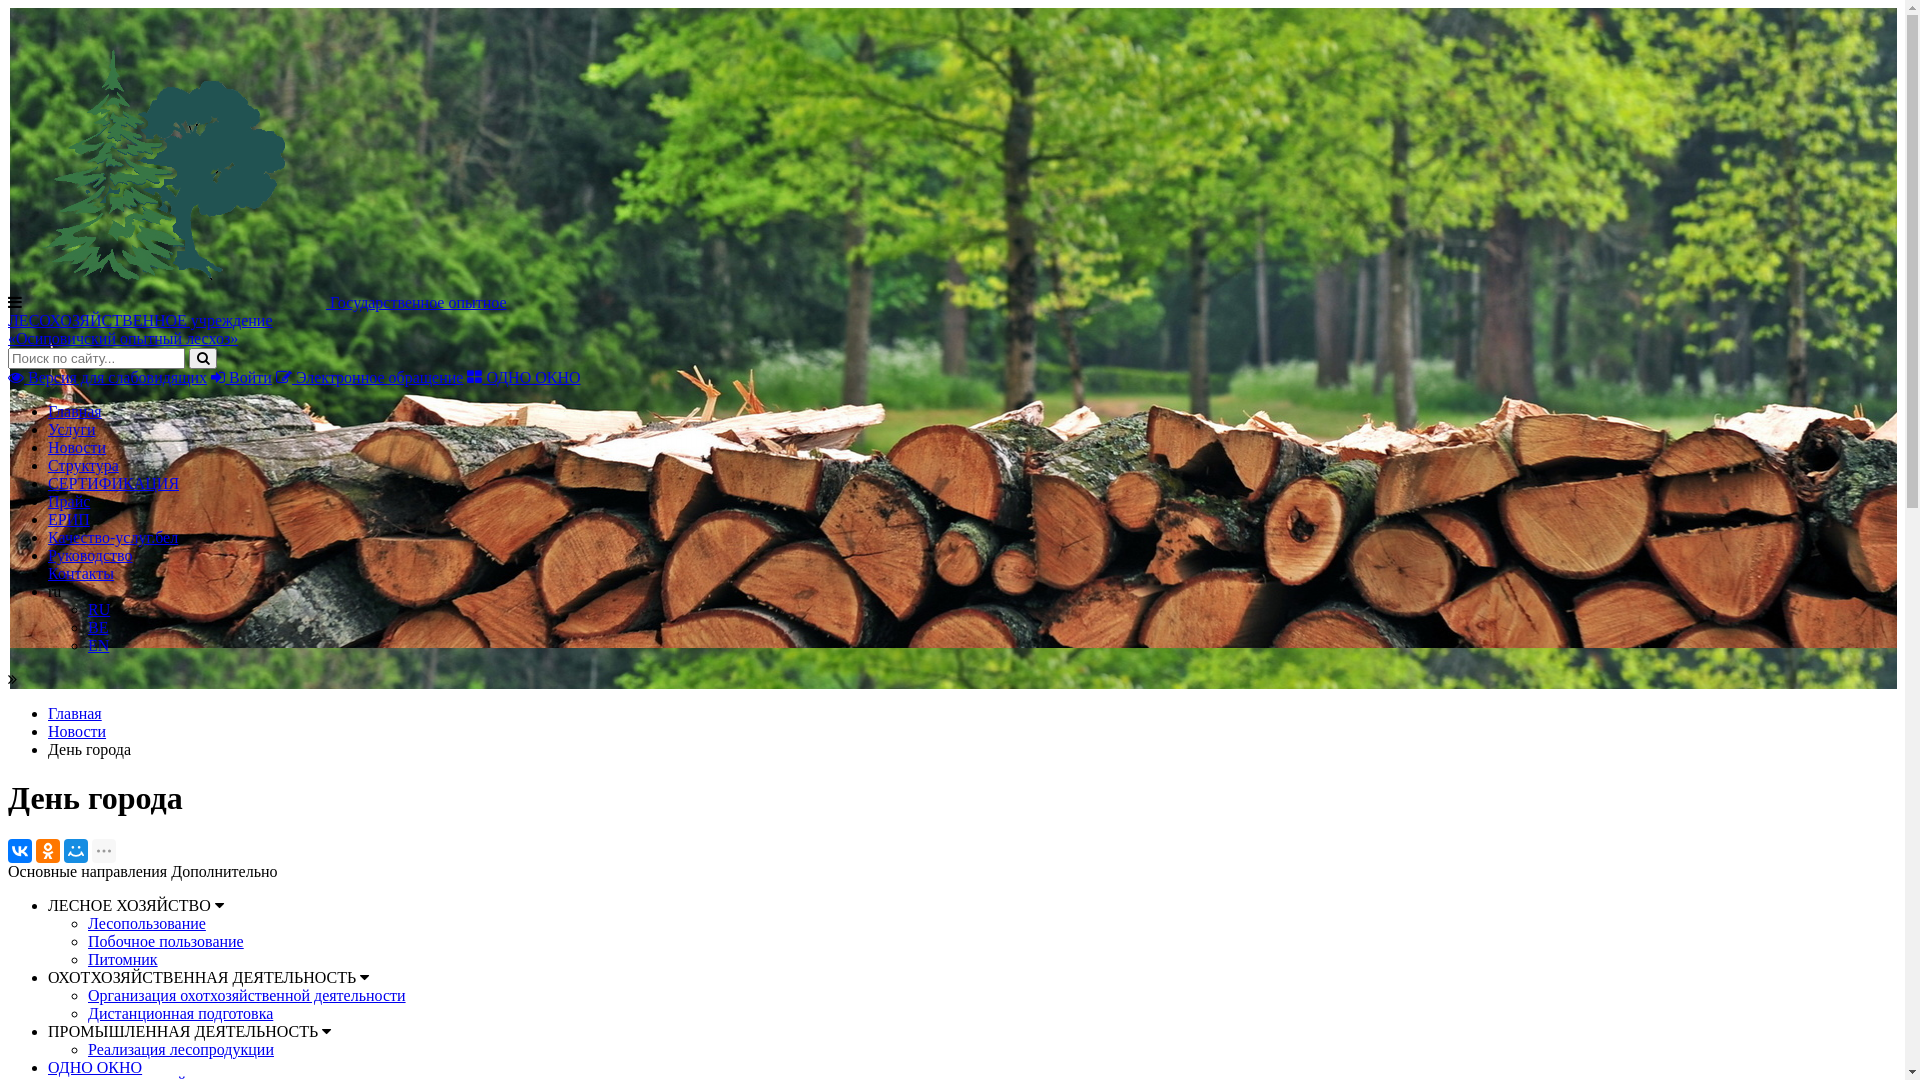  Describe the element at coordinates (48, 590) in the screenshot. I see `'ru'` at that location.